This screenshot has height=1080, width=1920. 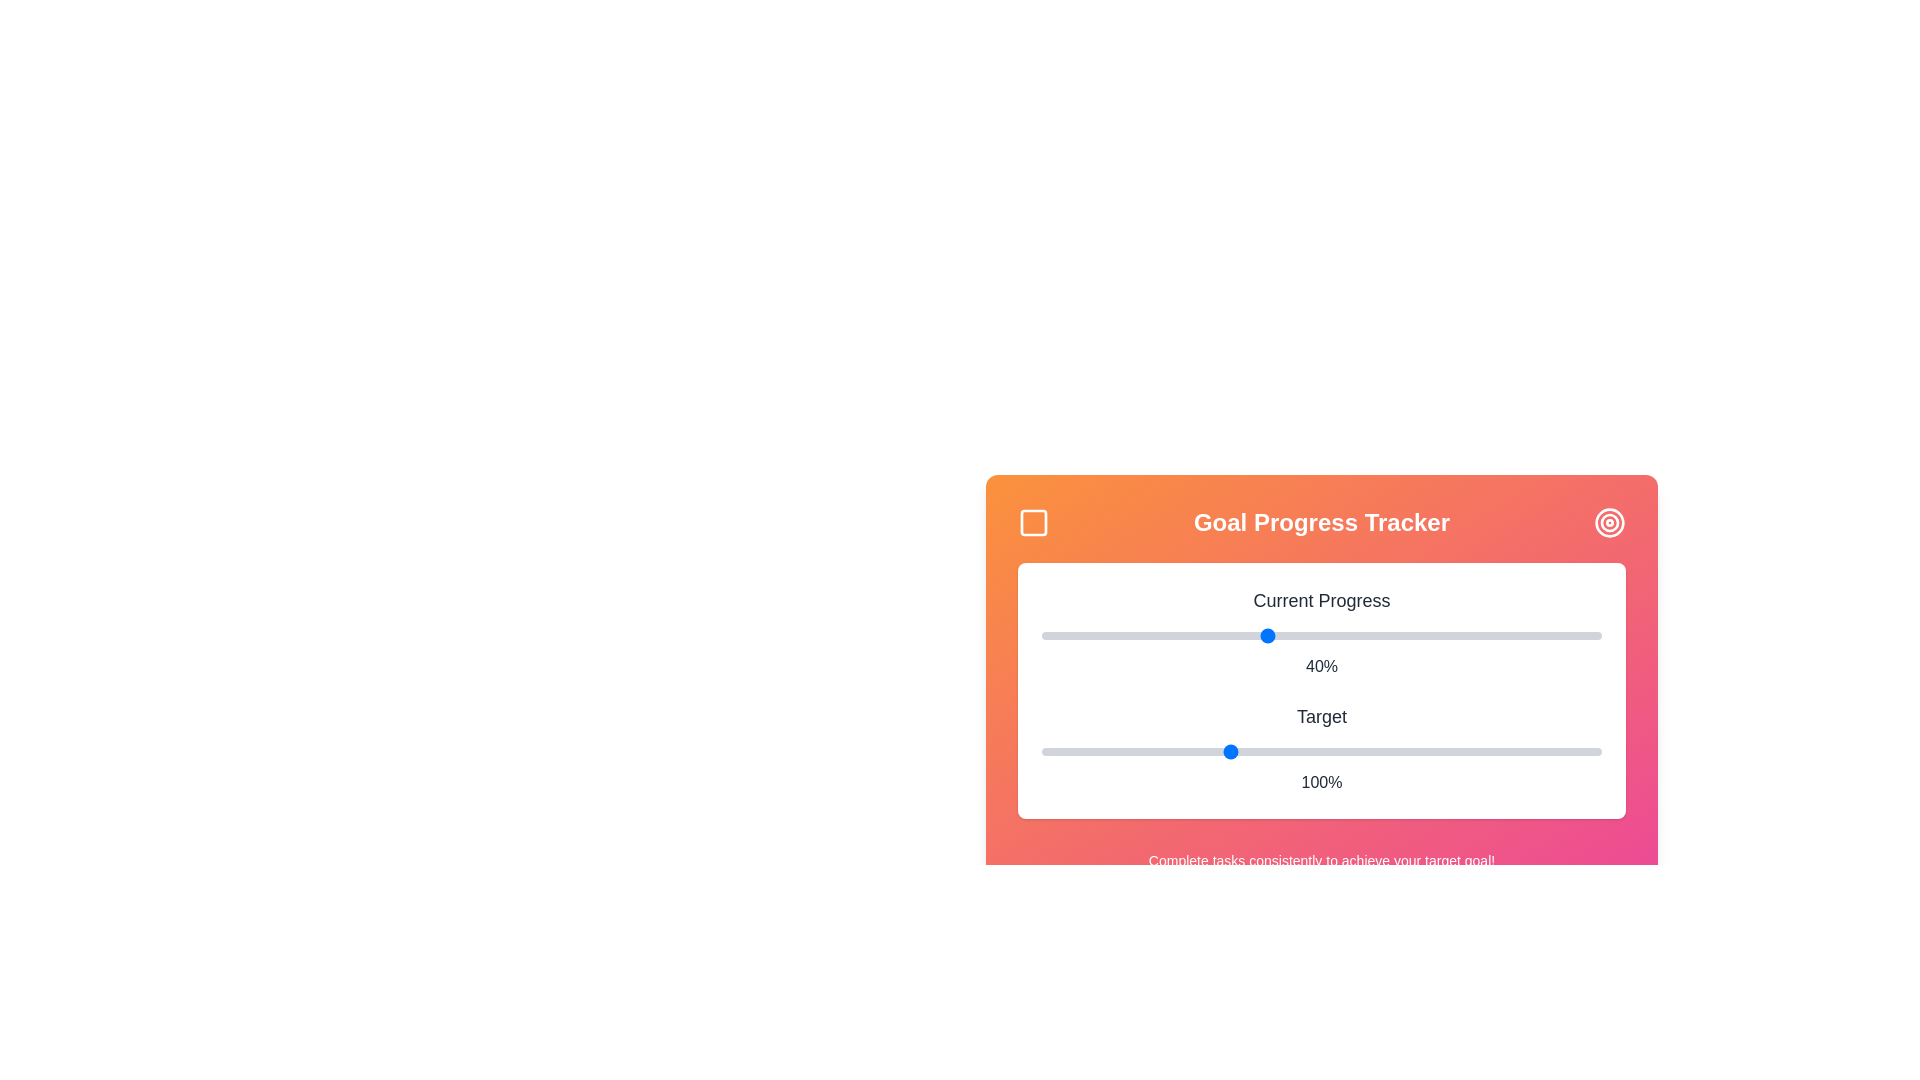 I want to click on the 'Current Progress' slider to 84%, so click(x=1512, y=636).